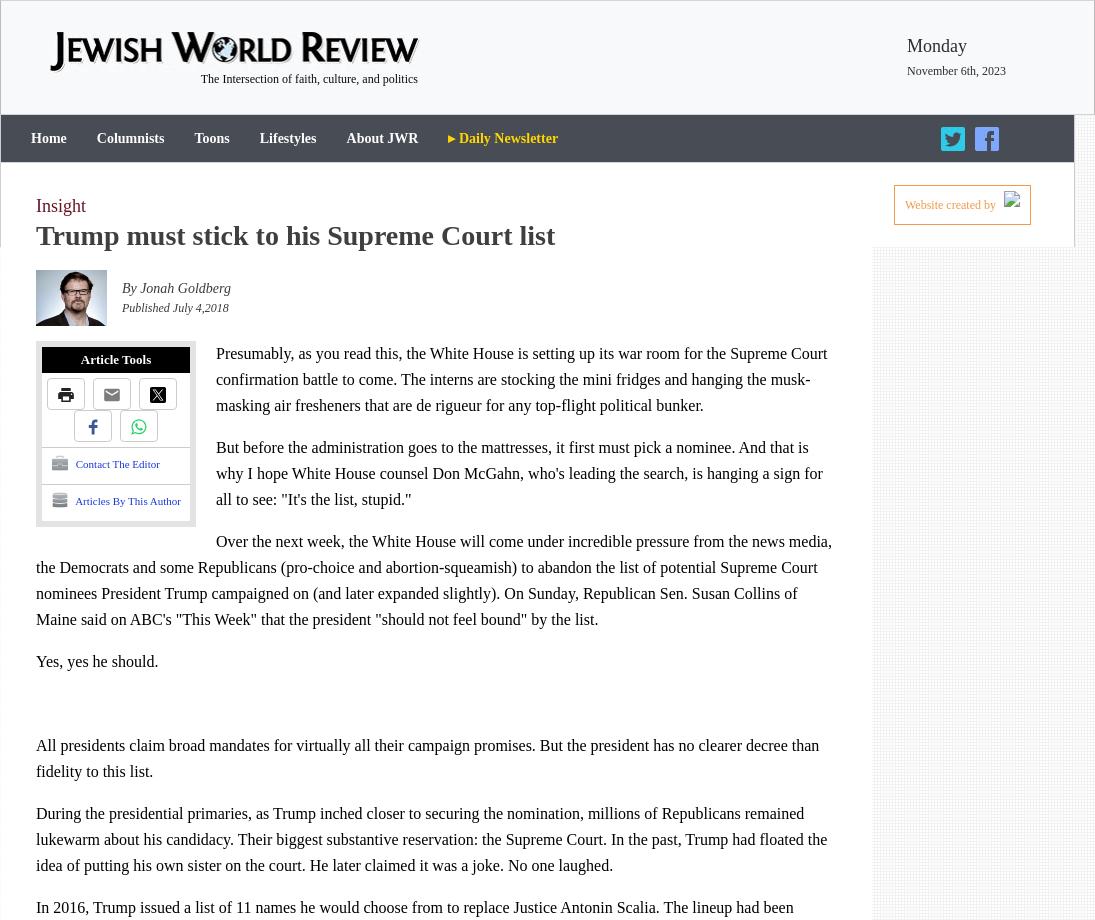 The height and width of the screenshot is (920, 1095). What do you see at coordinates (35, 758) in the screenshot?
I see `'All presidents claim broad mandates for virtually all their campaign promises. But the president has no clearer decree than fidelity to this list.'` at bounding box center [35, 758].